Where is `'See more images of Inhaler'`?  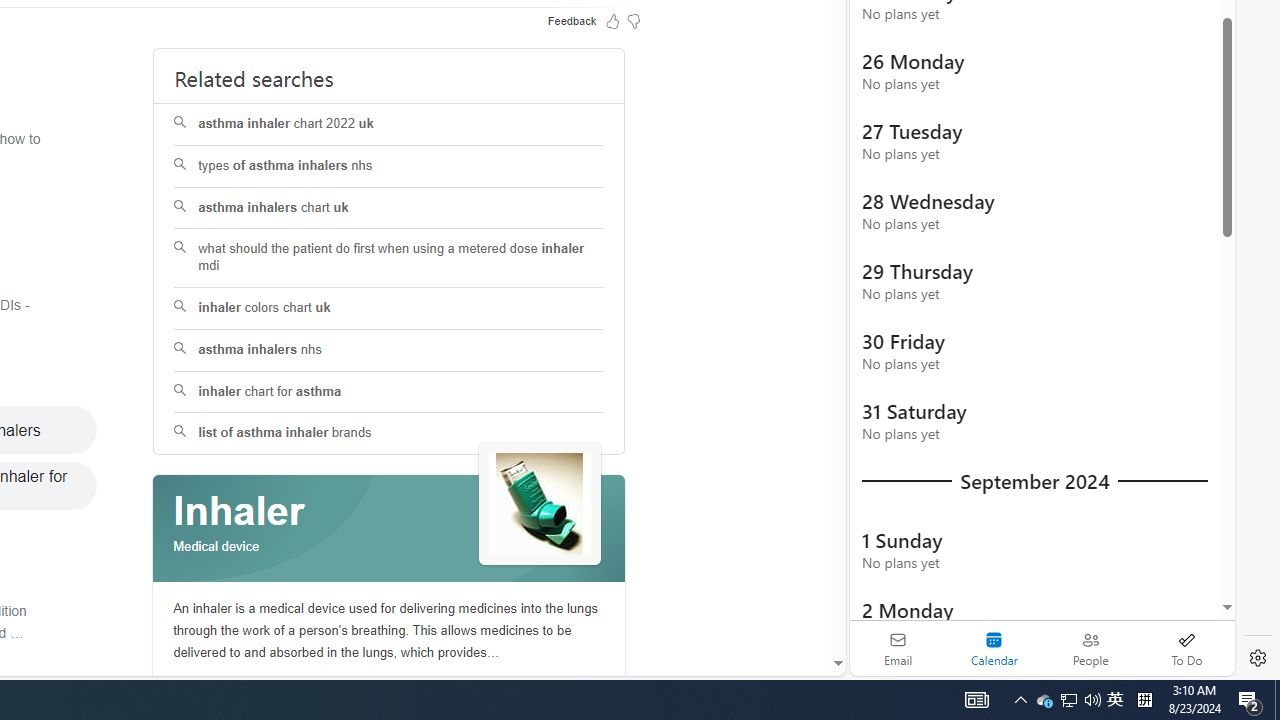 'See more images of Inhaler' is located at coordinates (540, 503).